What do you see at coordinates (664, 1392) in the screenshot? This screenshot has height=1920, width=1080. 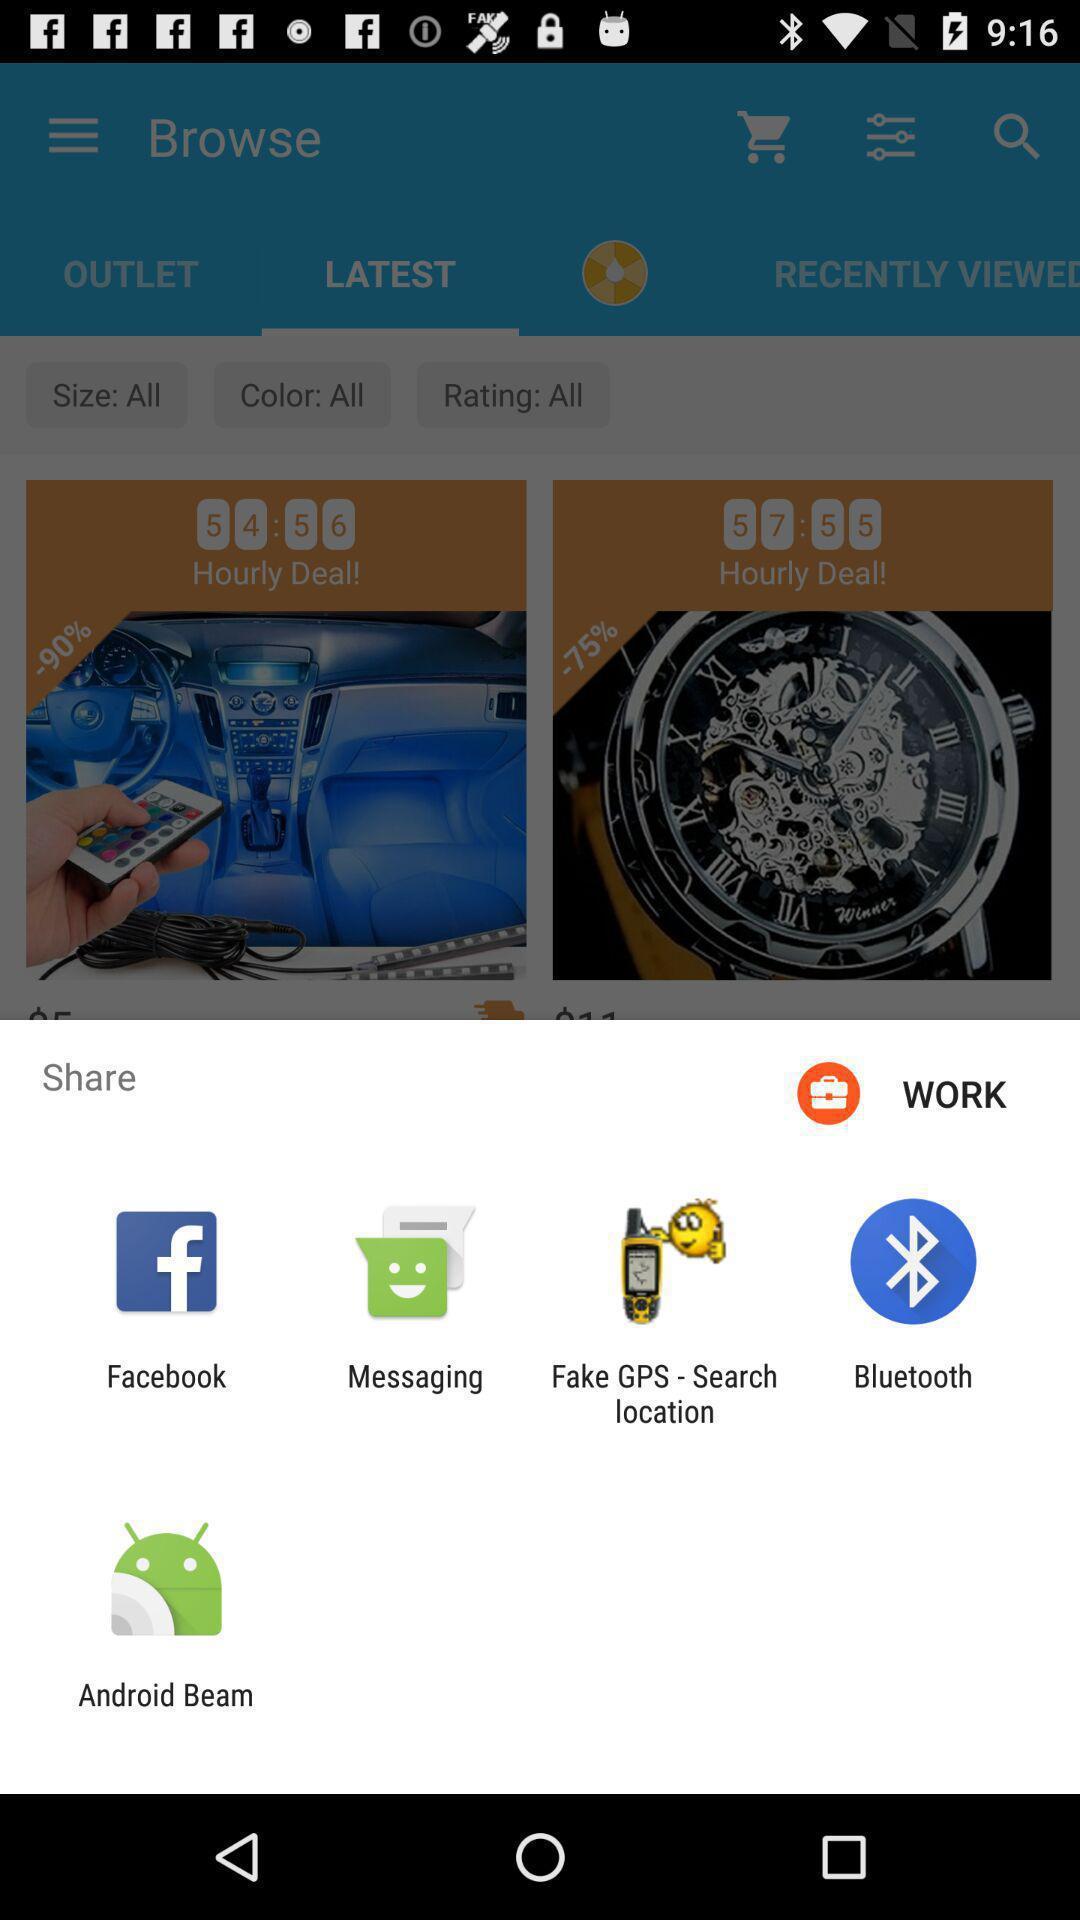 I see `the fake gps search app` at bounding box center [664, 1392].